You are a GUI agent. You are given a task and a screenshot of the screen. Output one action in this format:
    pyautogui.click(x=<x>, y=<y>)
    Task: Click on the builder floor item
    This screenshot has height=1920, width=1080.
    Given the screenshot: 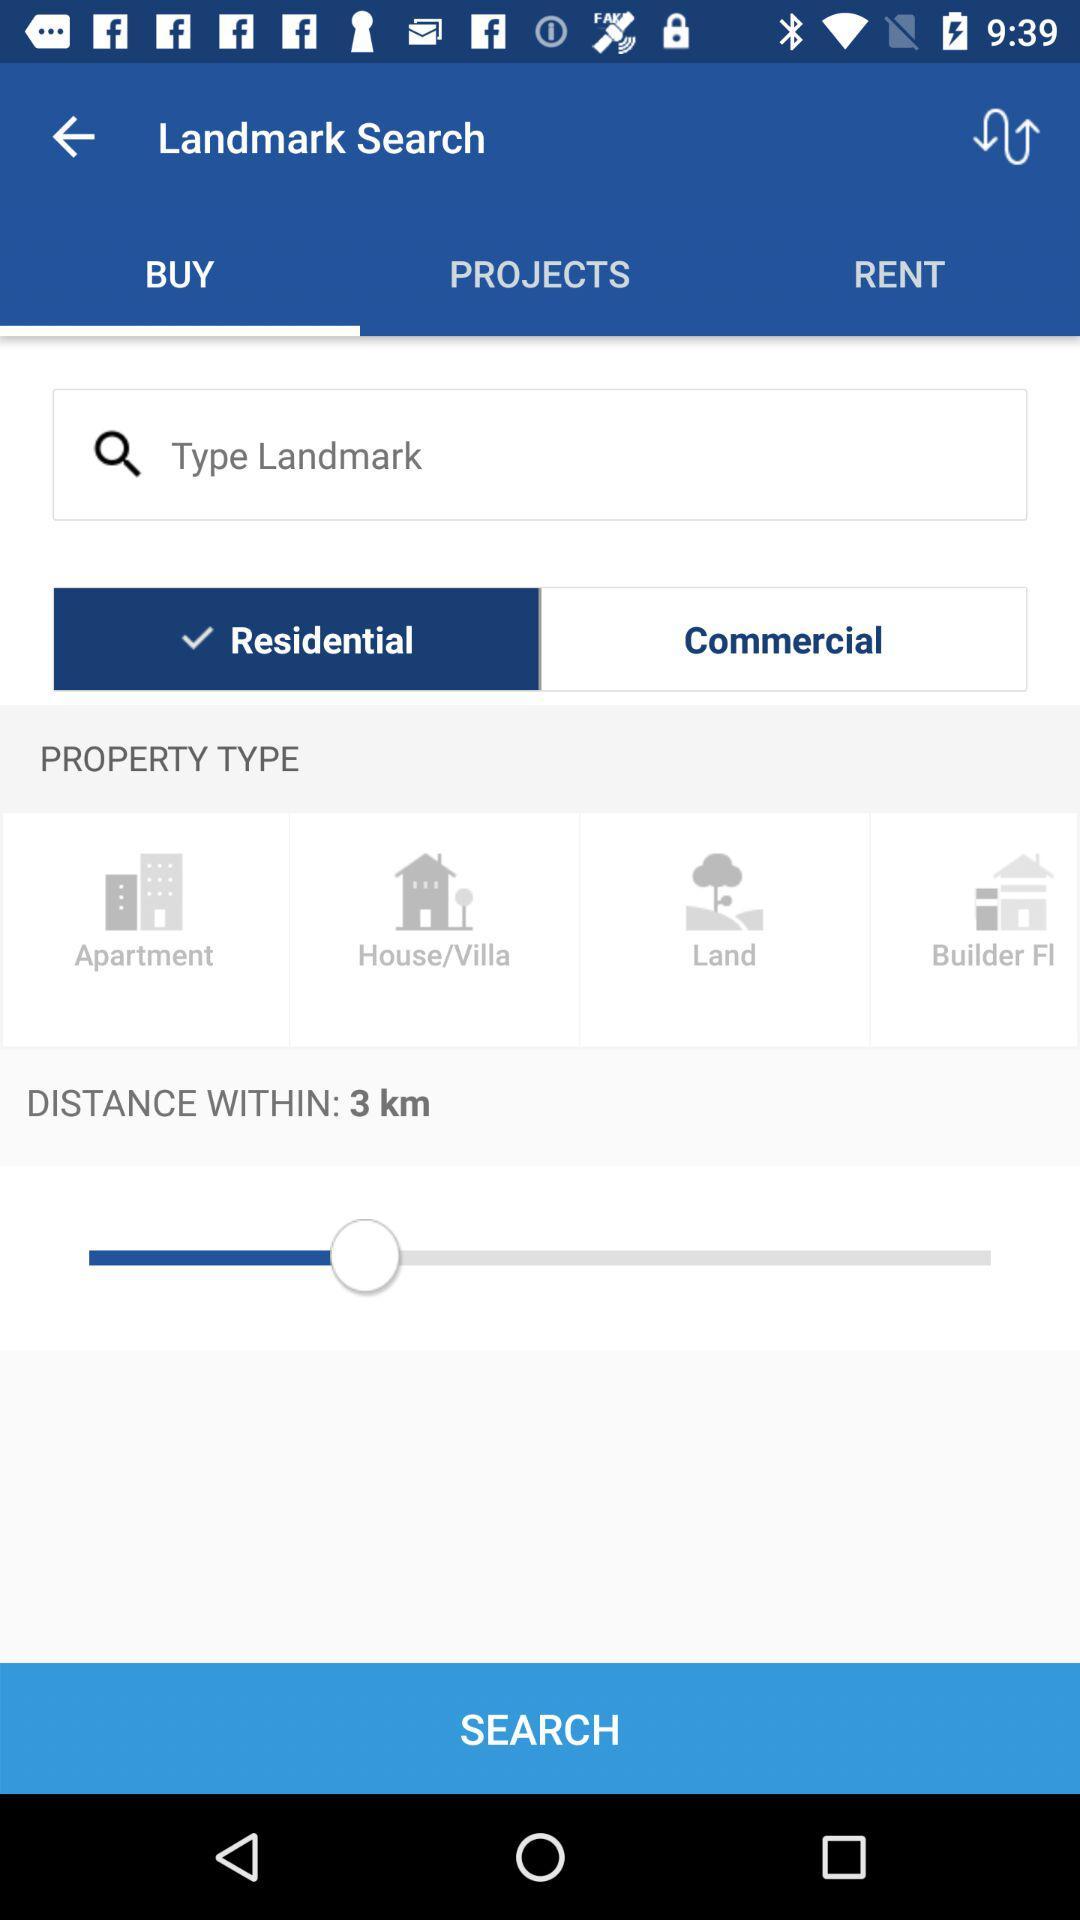 What is the action you would take?
    pyautogui.click(x=974, y=928)
    